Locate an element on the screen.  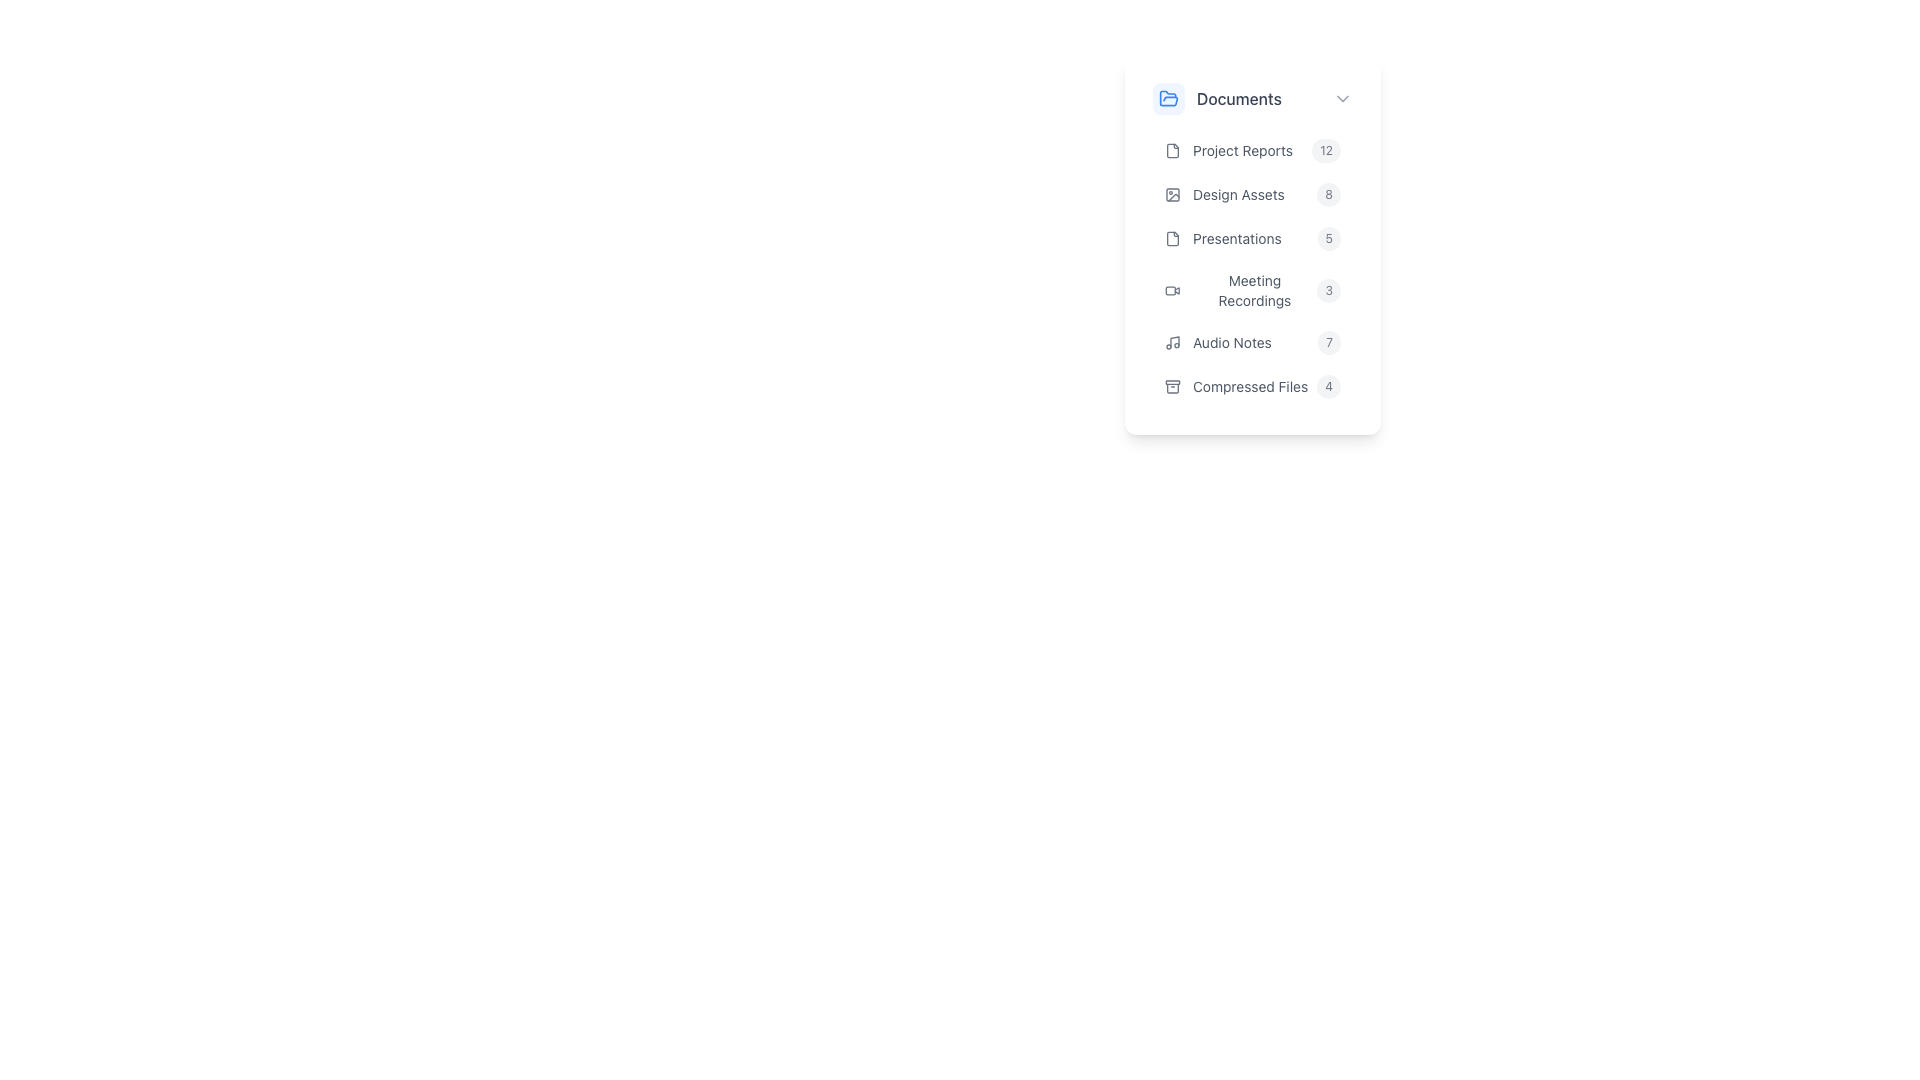
the third menu item labeled 'Presentations' in the 'Documents' section is located at coordinates (1251, 238).